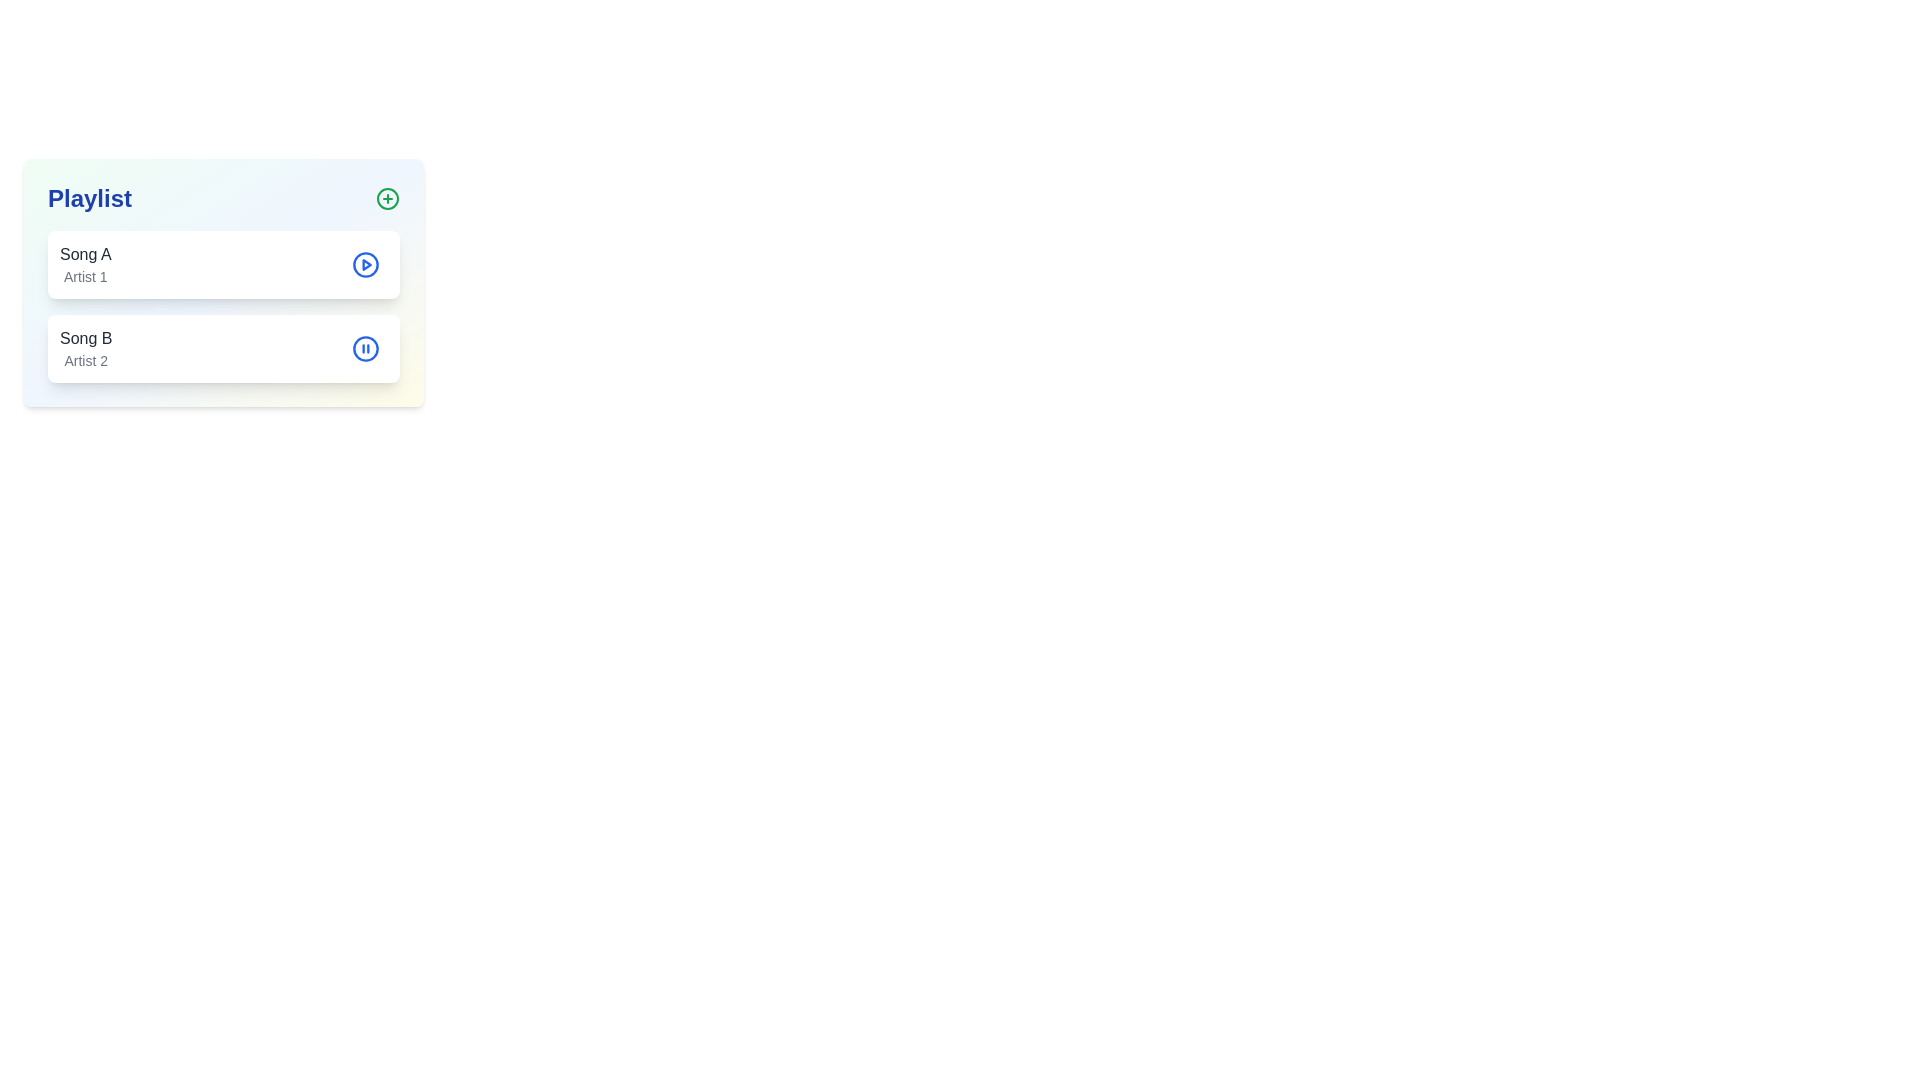 This screenshot has height=1080, width=1920. What do you see at coordinates (85, 347) in the screenshot?
I see `the textual information display for the second item` at bounding box center [85, 347].